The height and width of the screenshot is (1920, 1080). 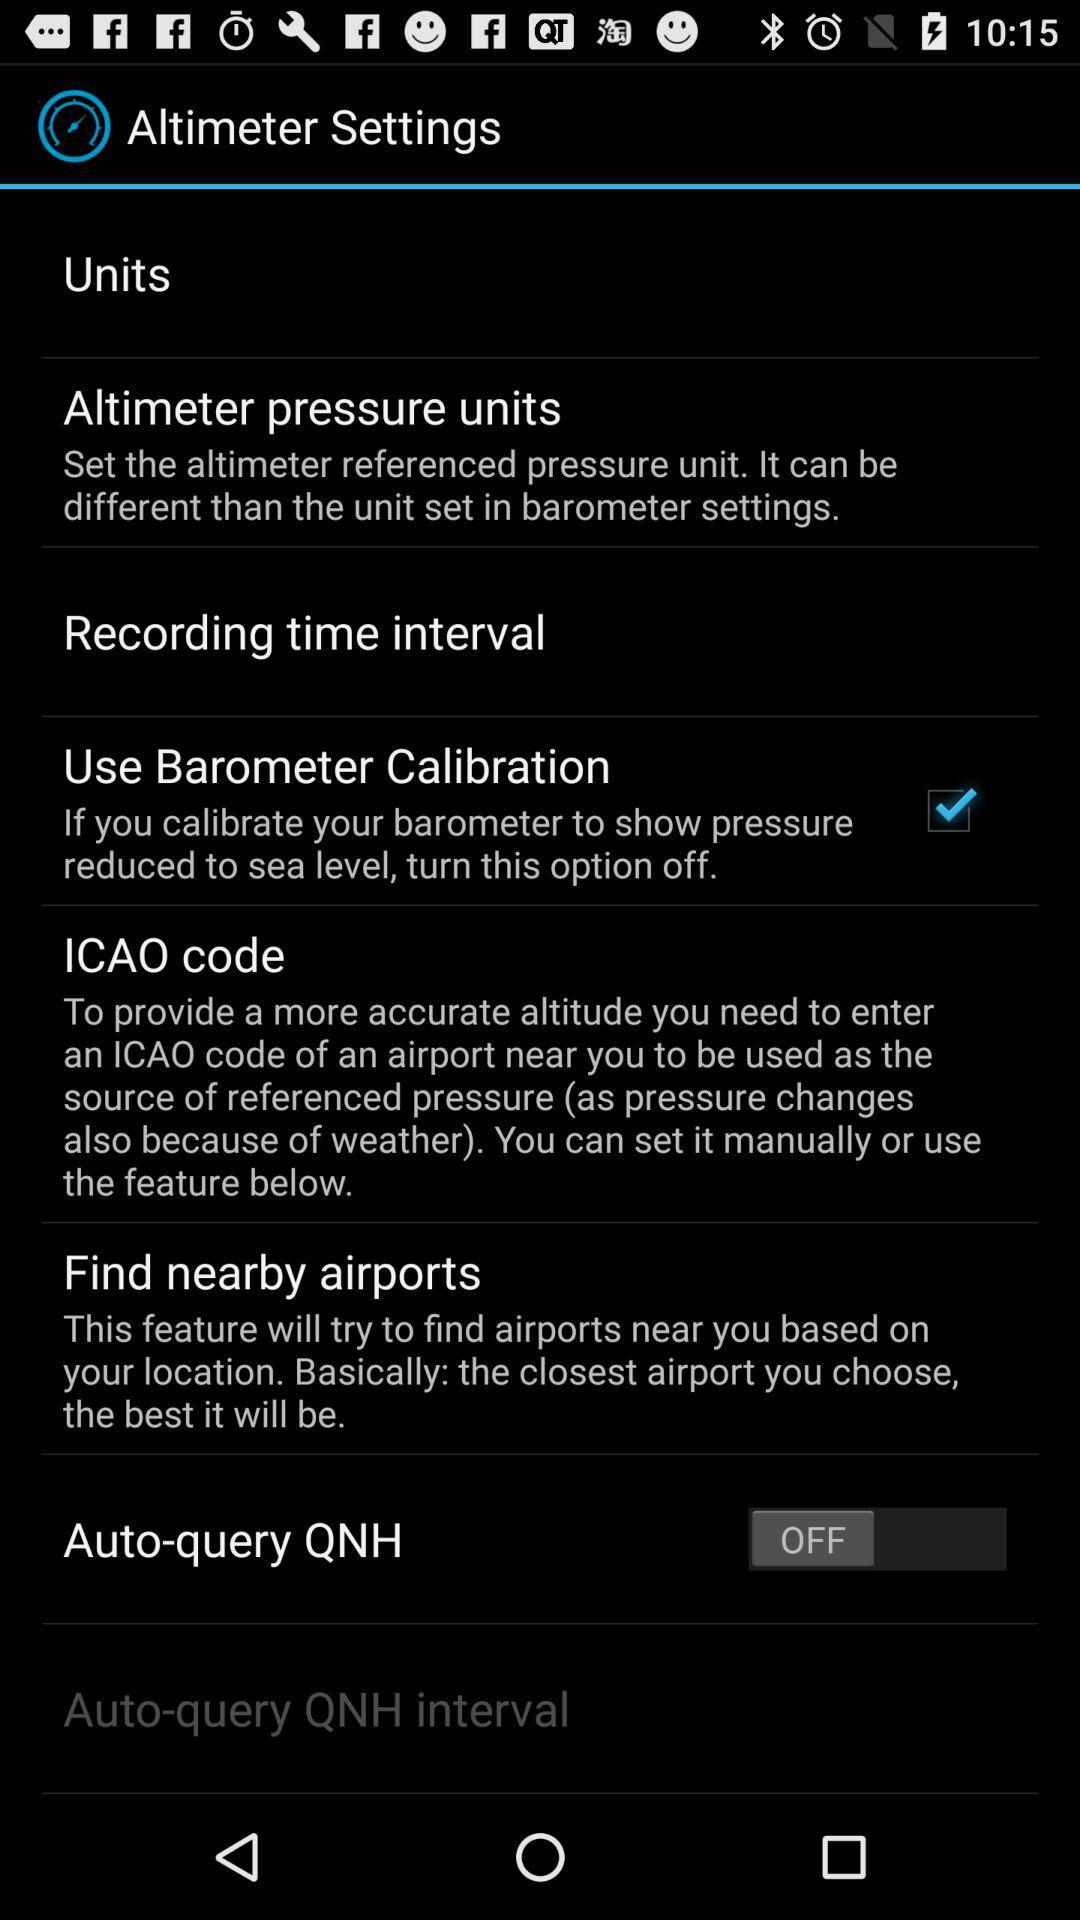 I want to click on item below the altimeter pressure units item, so click(x=525, y=484).